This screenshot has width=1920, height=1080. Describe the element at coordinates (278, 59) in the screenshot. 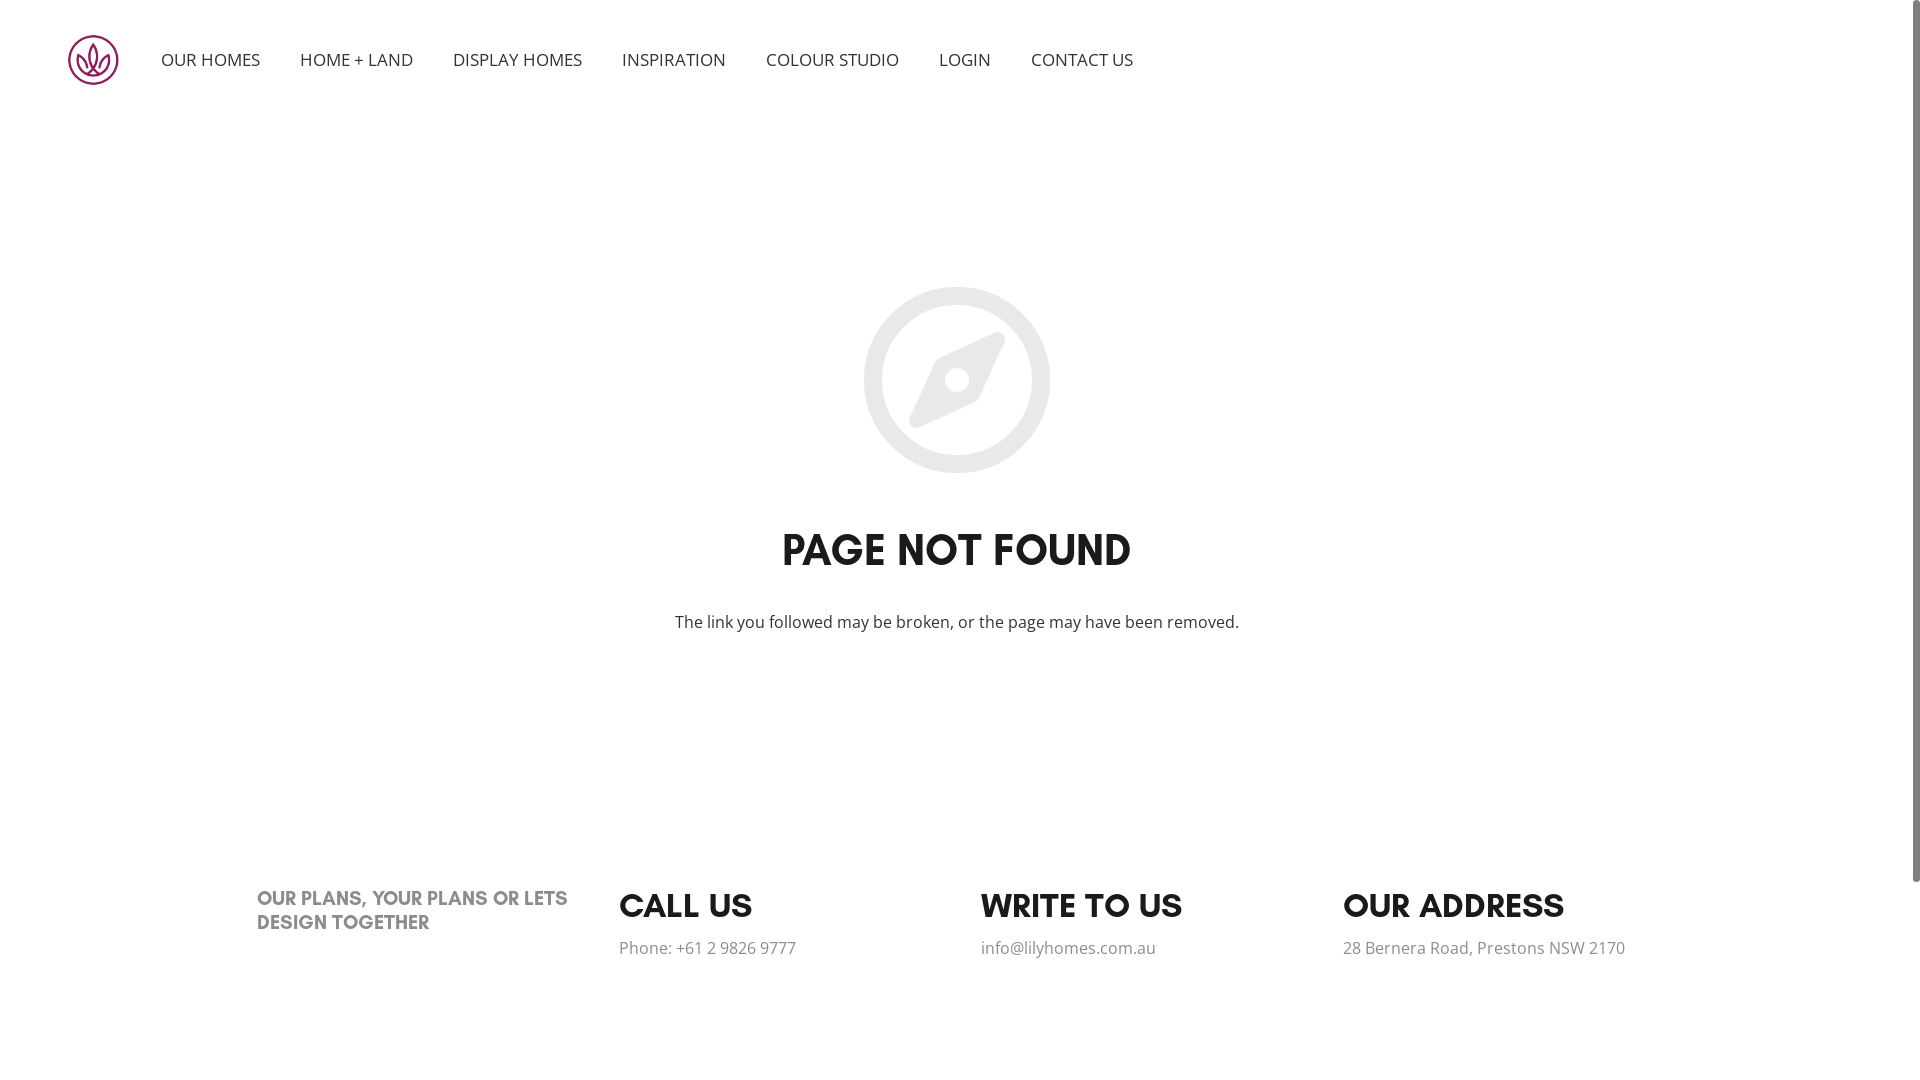

I see `'HOME + LAND'` at that location.